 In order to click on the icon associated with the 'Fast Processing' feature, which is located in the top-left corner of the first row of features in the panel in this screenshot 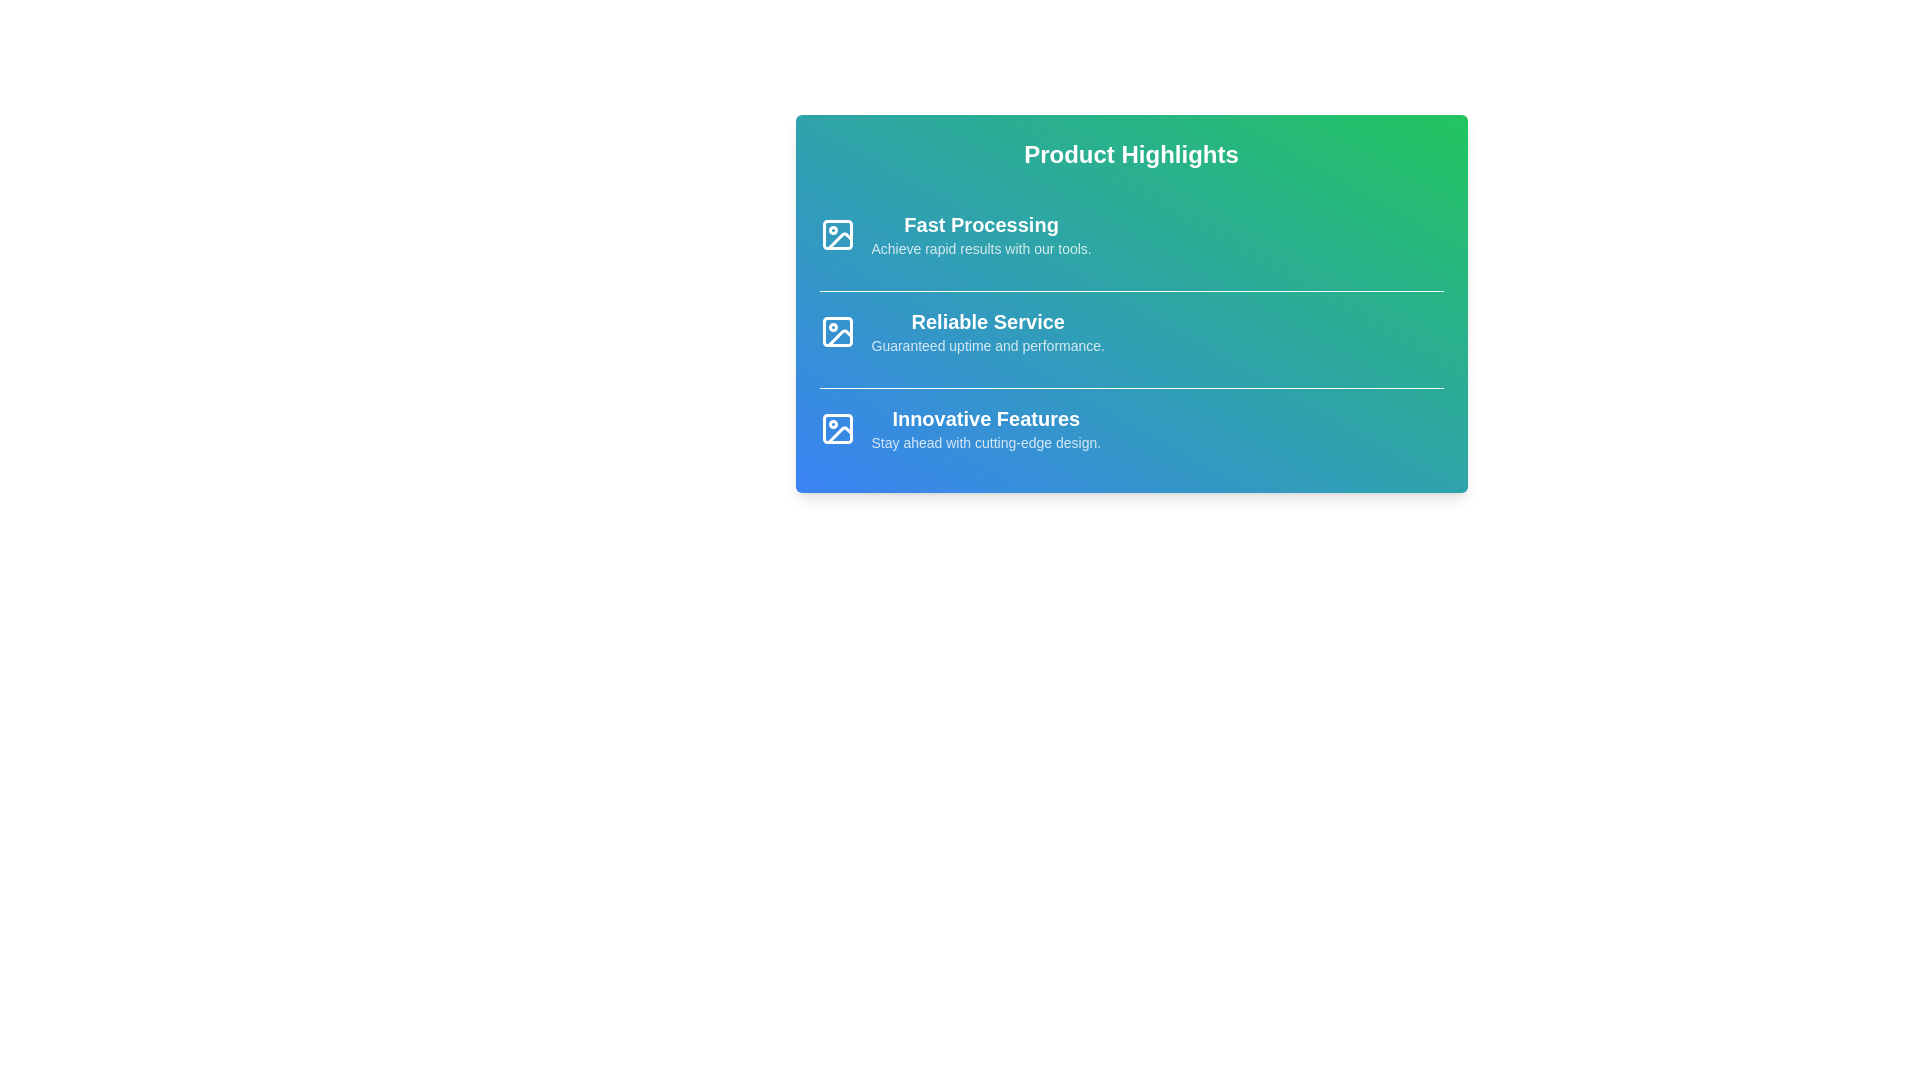, I will do `click(837, 234)`.